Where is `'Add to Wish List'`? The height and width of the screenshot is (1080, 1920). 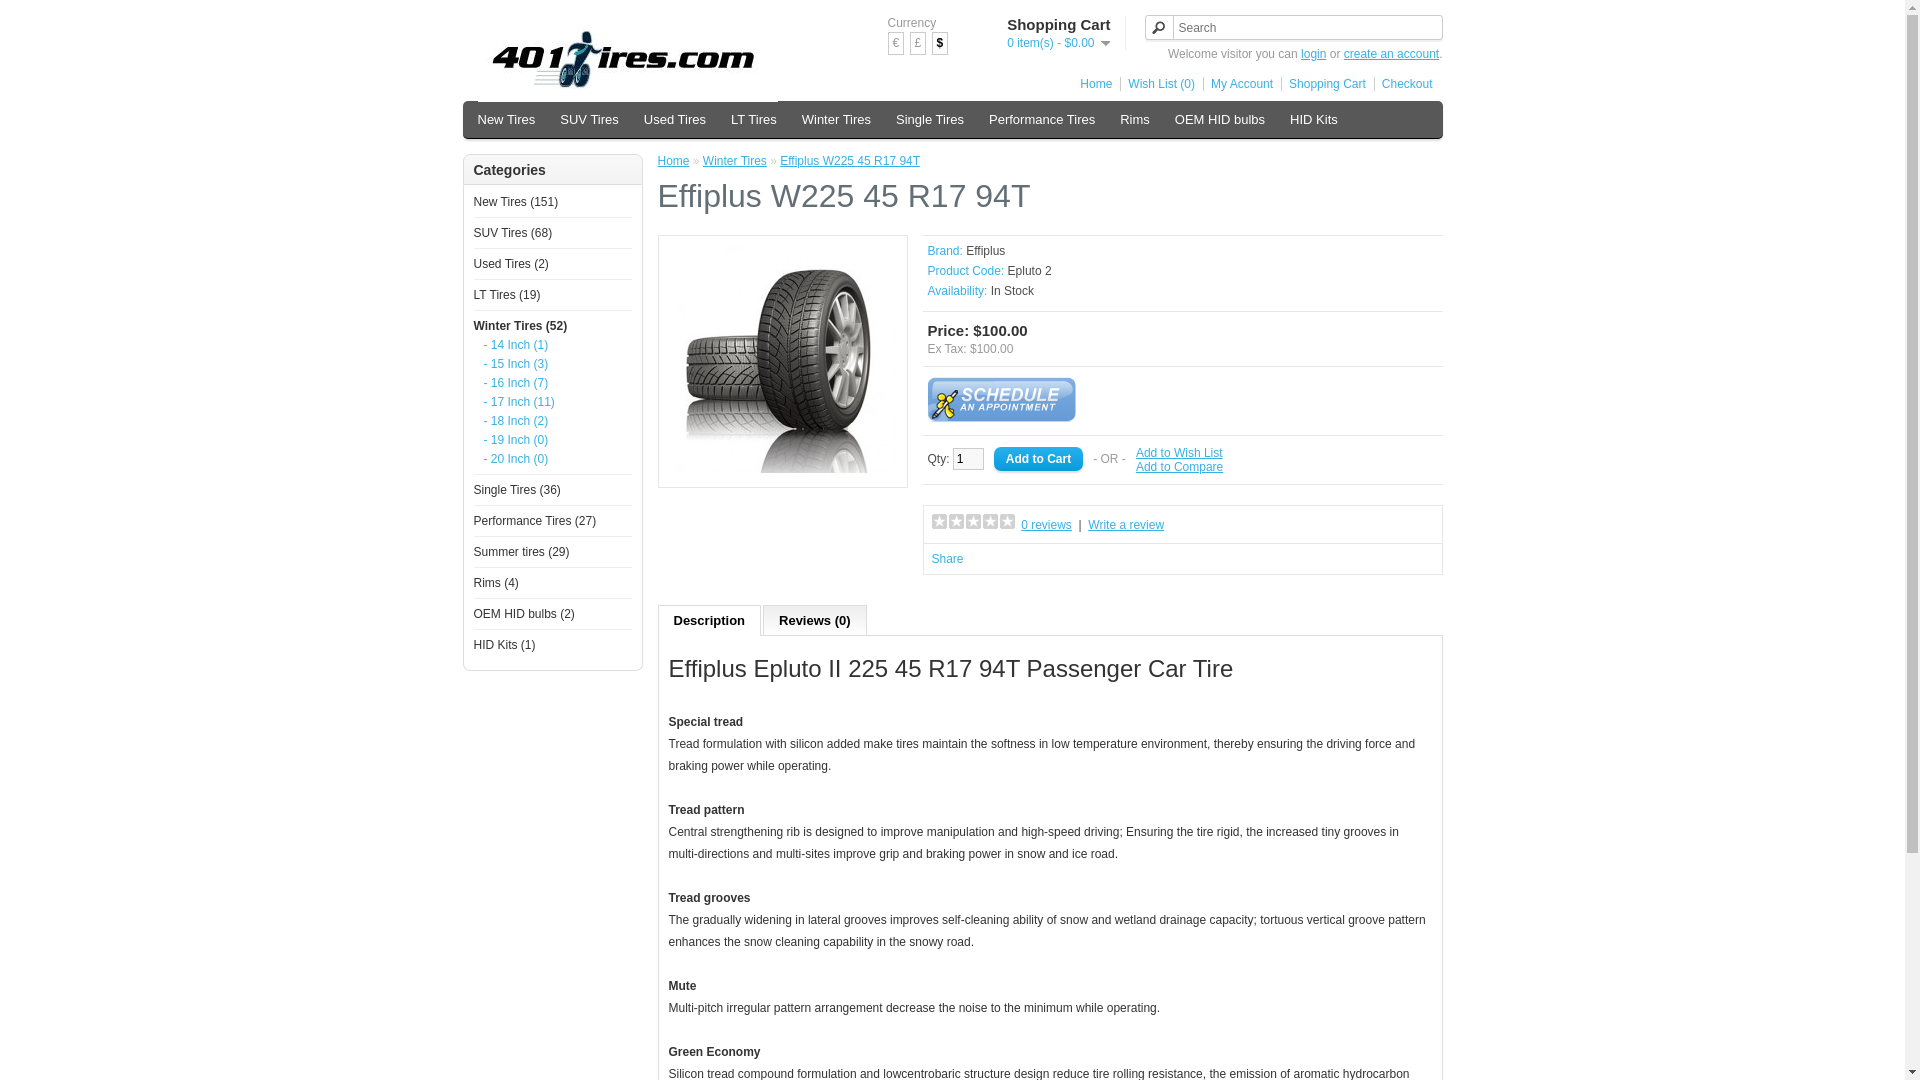
'Add to Wish List' is located at coordinates (1136, 452).